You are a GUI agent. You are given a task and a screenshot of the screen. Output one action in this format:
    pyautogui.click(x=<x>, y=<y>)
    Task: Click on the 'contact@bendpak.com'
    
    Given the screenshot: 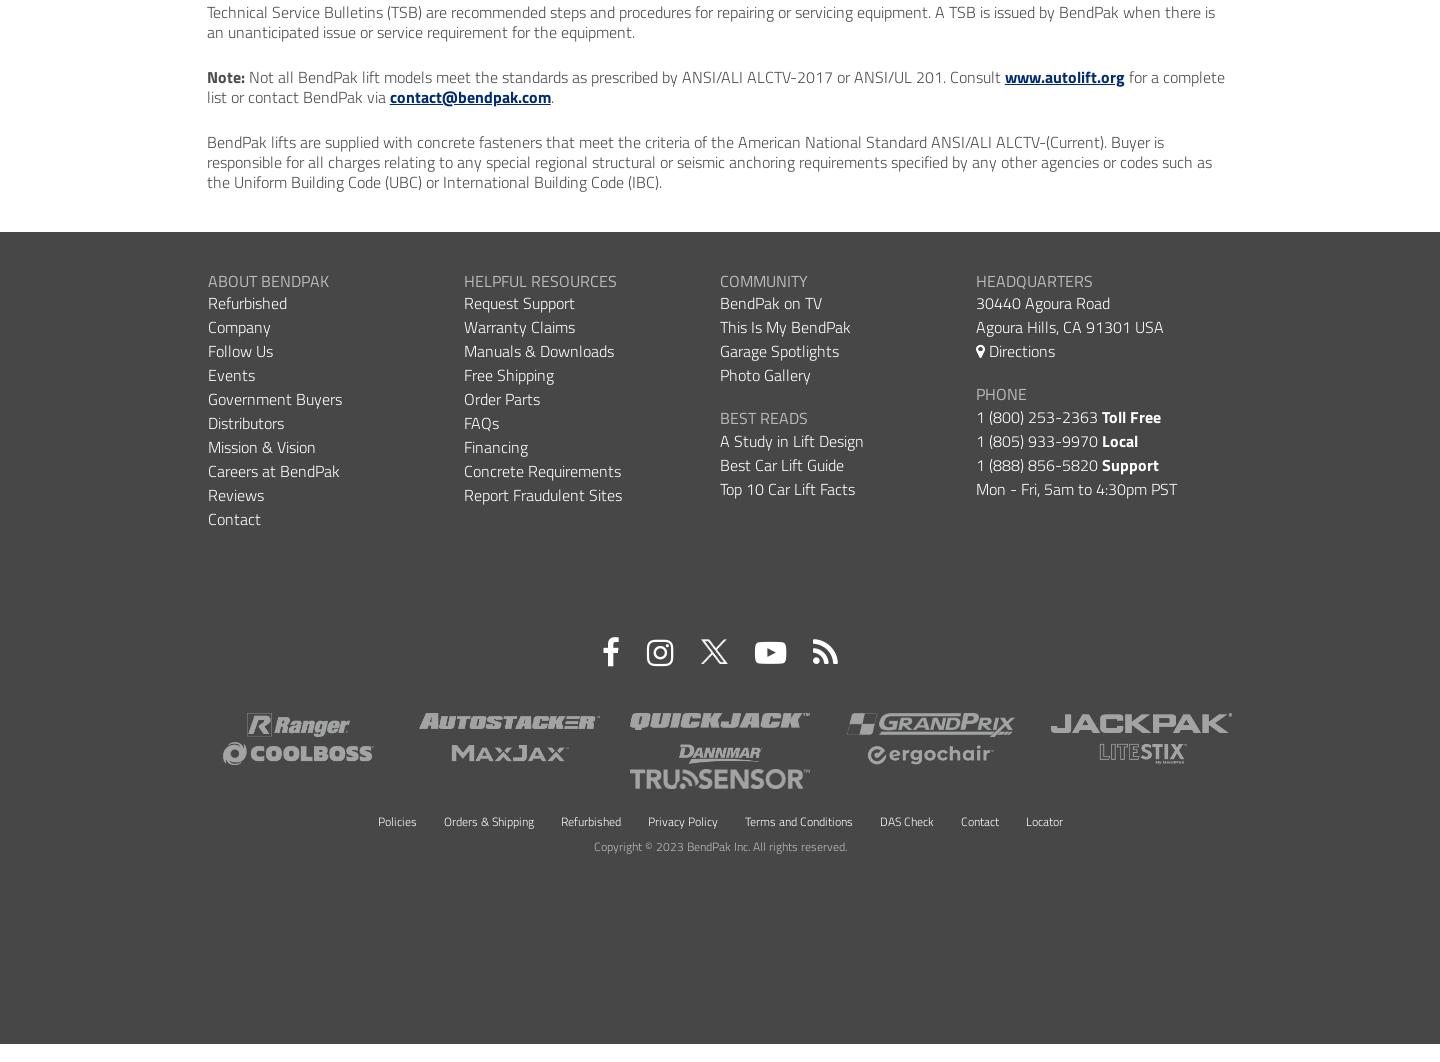 What is the action you would take?
    pyautogui.click(x=387, y=96)
    